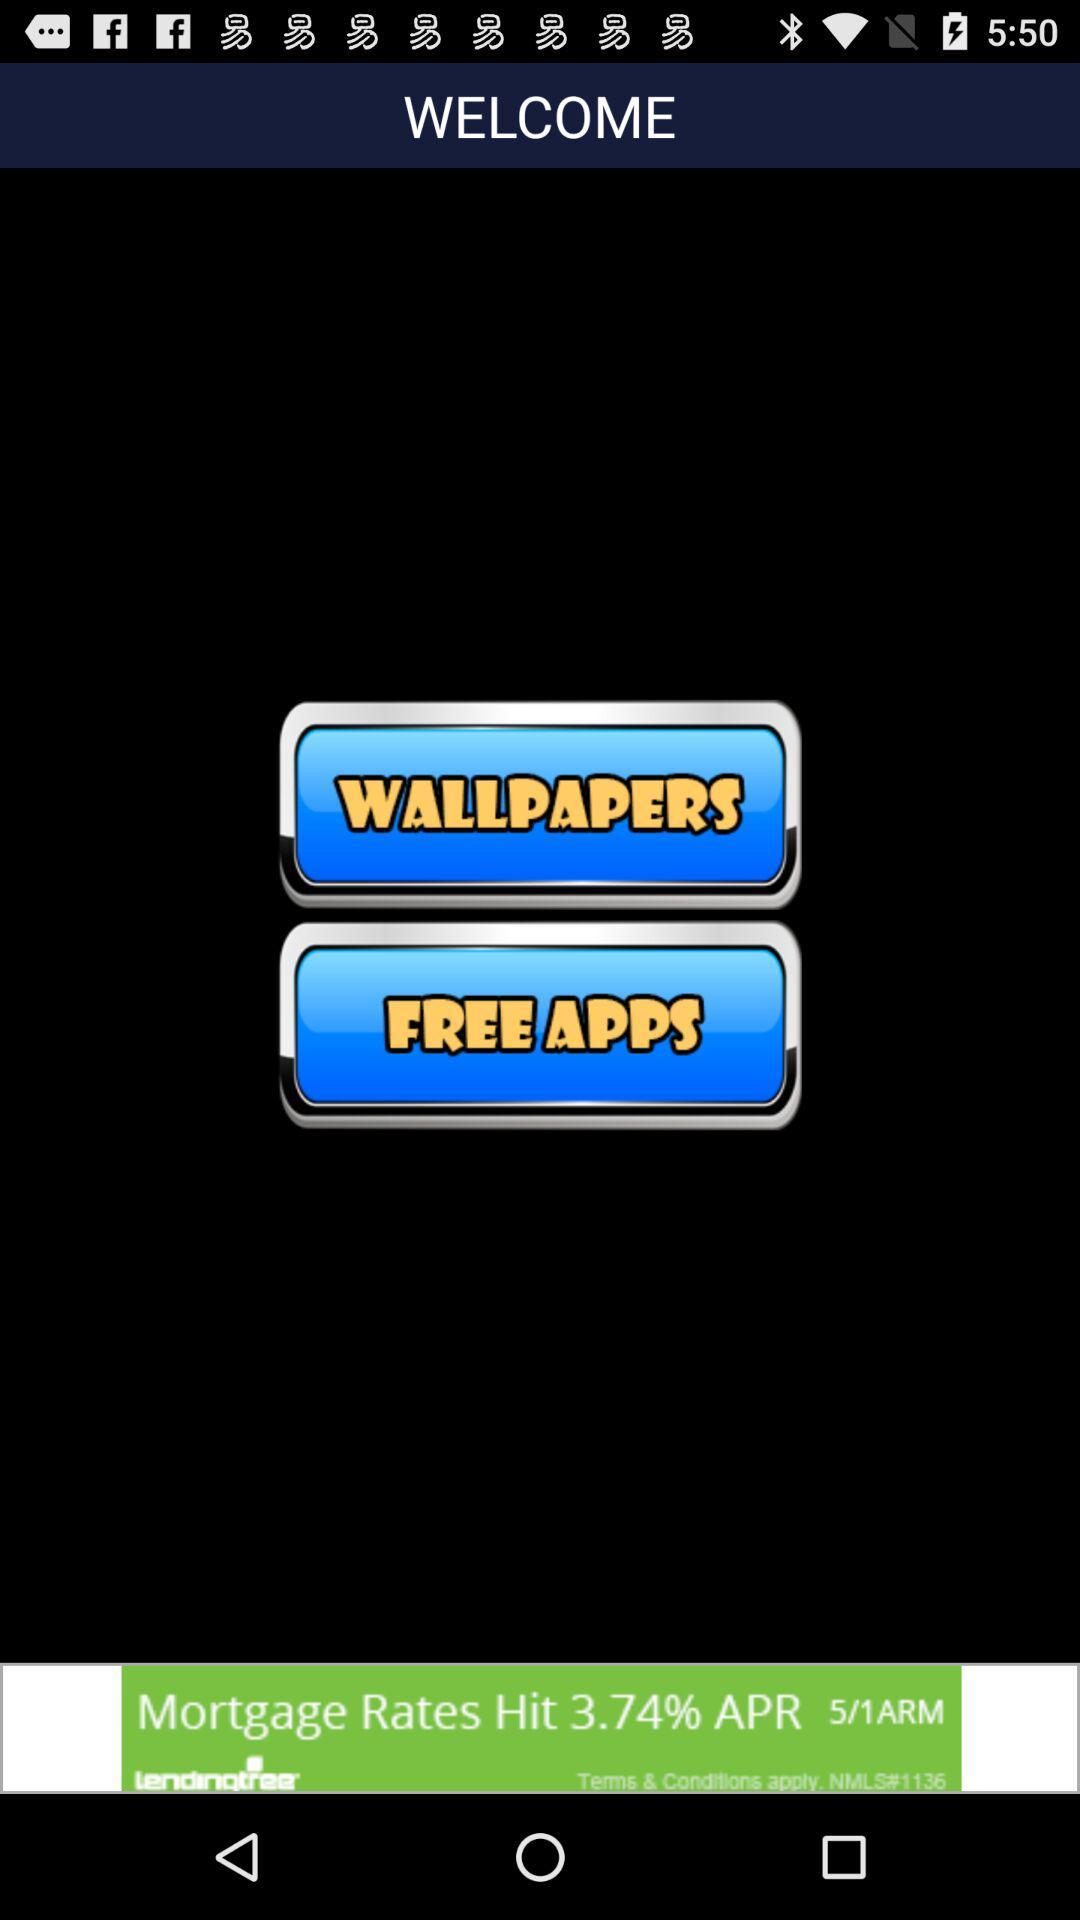 This screenshot has width=1080, height=1920. I want to click on advertisement bar, so click(540, 1727).